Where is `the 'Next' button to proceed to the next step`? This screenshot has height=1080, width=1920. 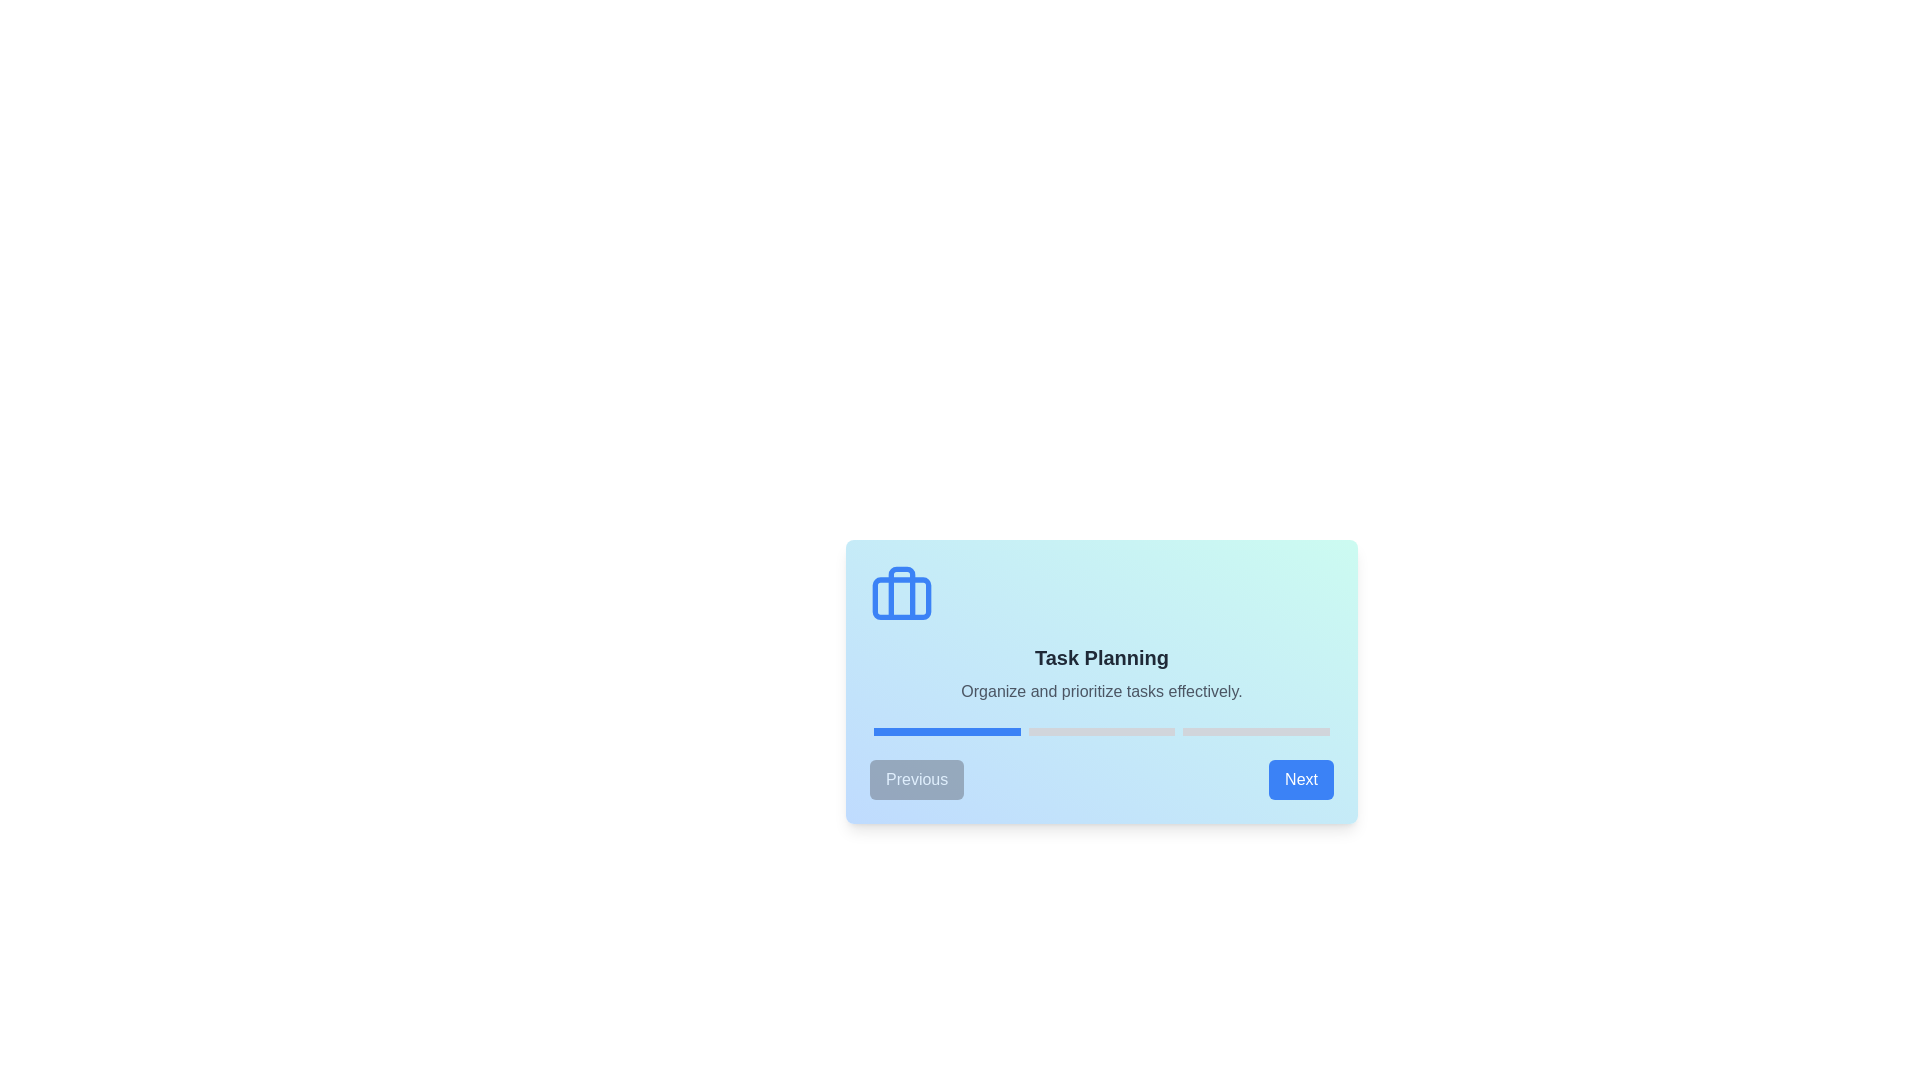 the 'Next' button to proceed to the next step is located at coordinates (1300, 778).